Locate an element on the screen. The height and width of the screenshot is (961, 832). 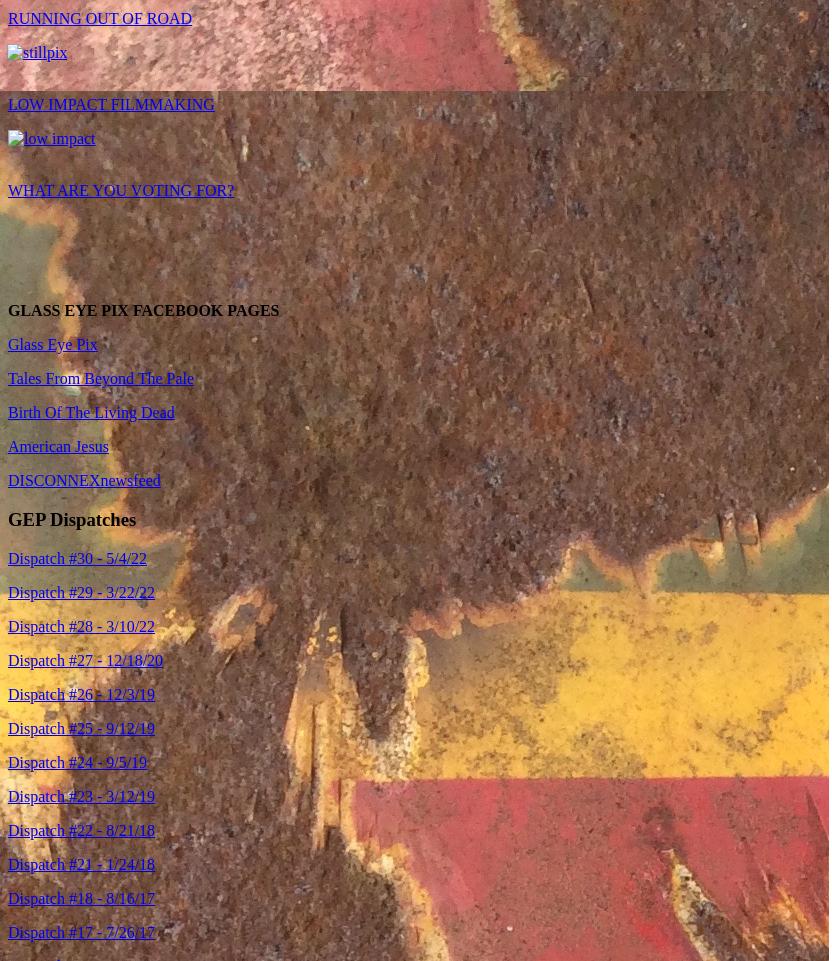
'WHAT ARE YOU VOTING FOR?' is located at coordinates (120, 190).